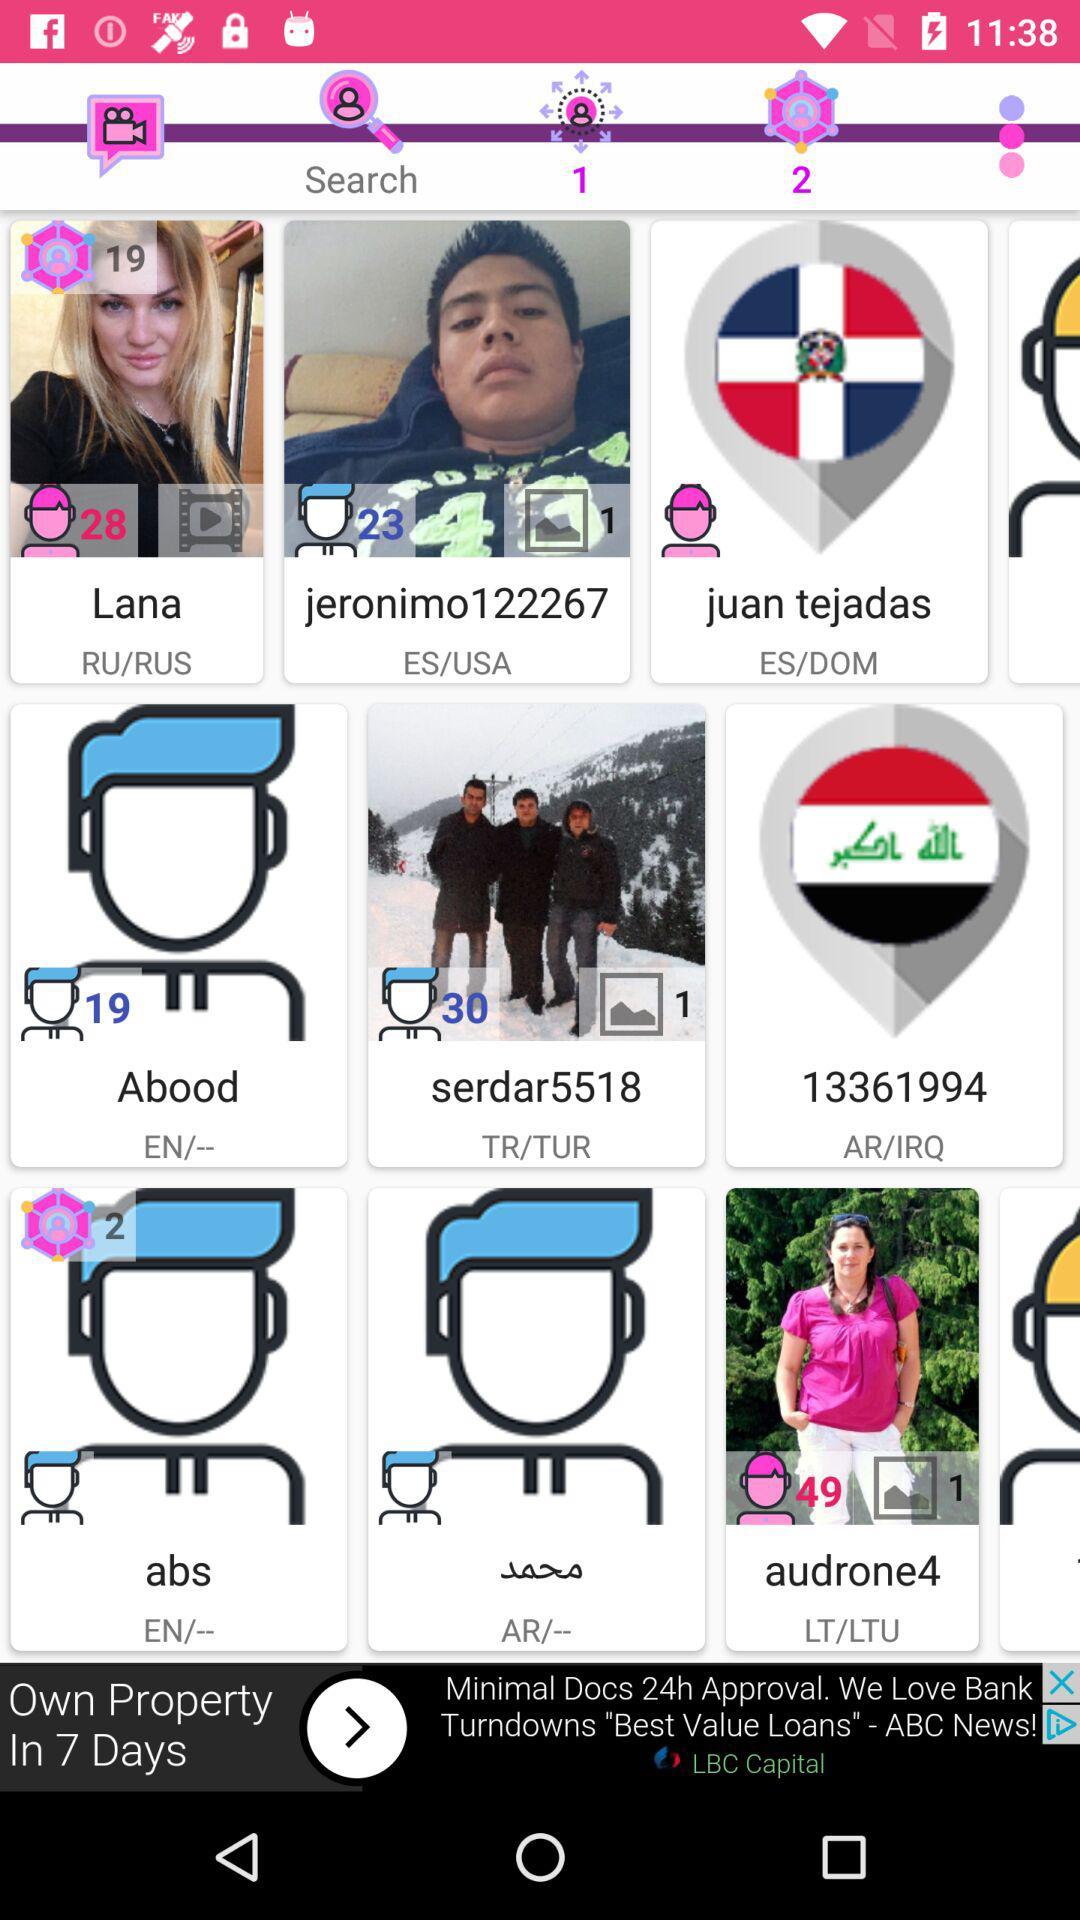  Describe the element at coordinates (135, 388) in the screenshot. I see `profile` at that location.